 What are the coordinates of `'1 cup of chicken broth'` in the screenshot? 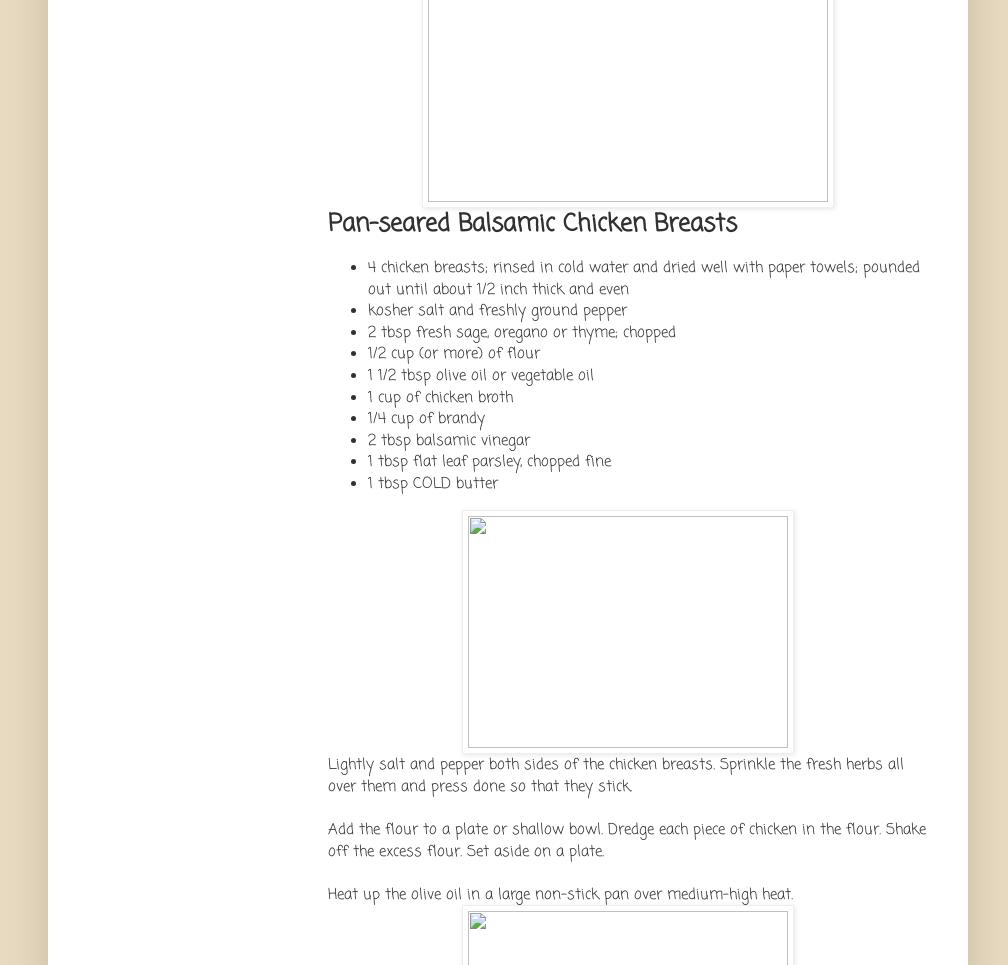 It's located at (368, 395).